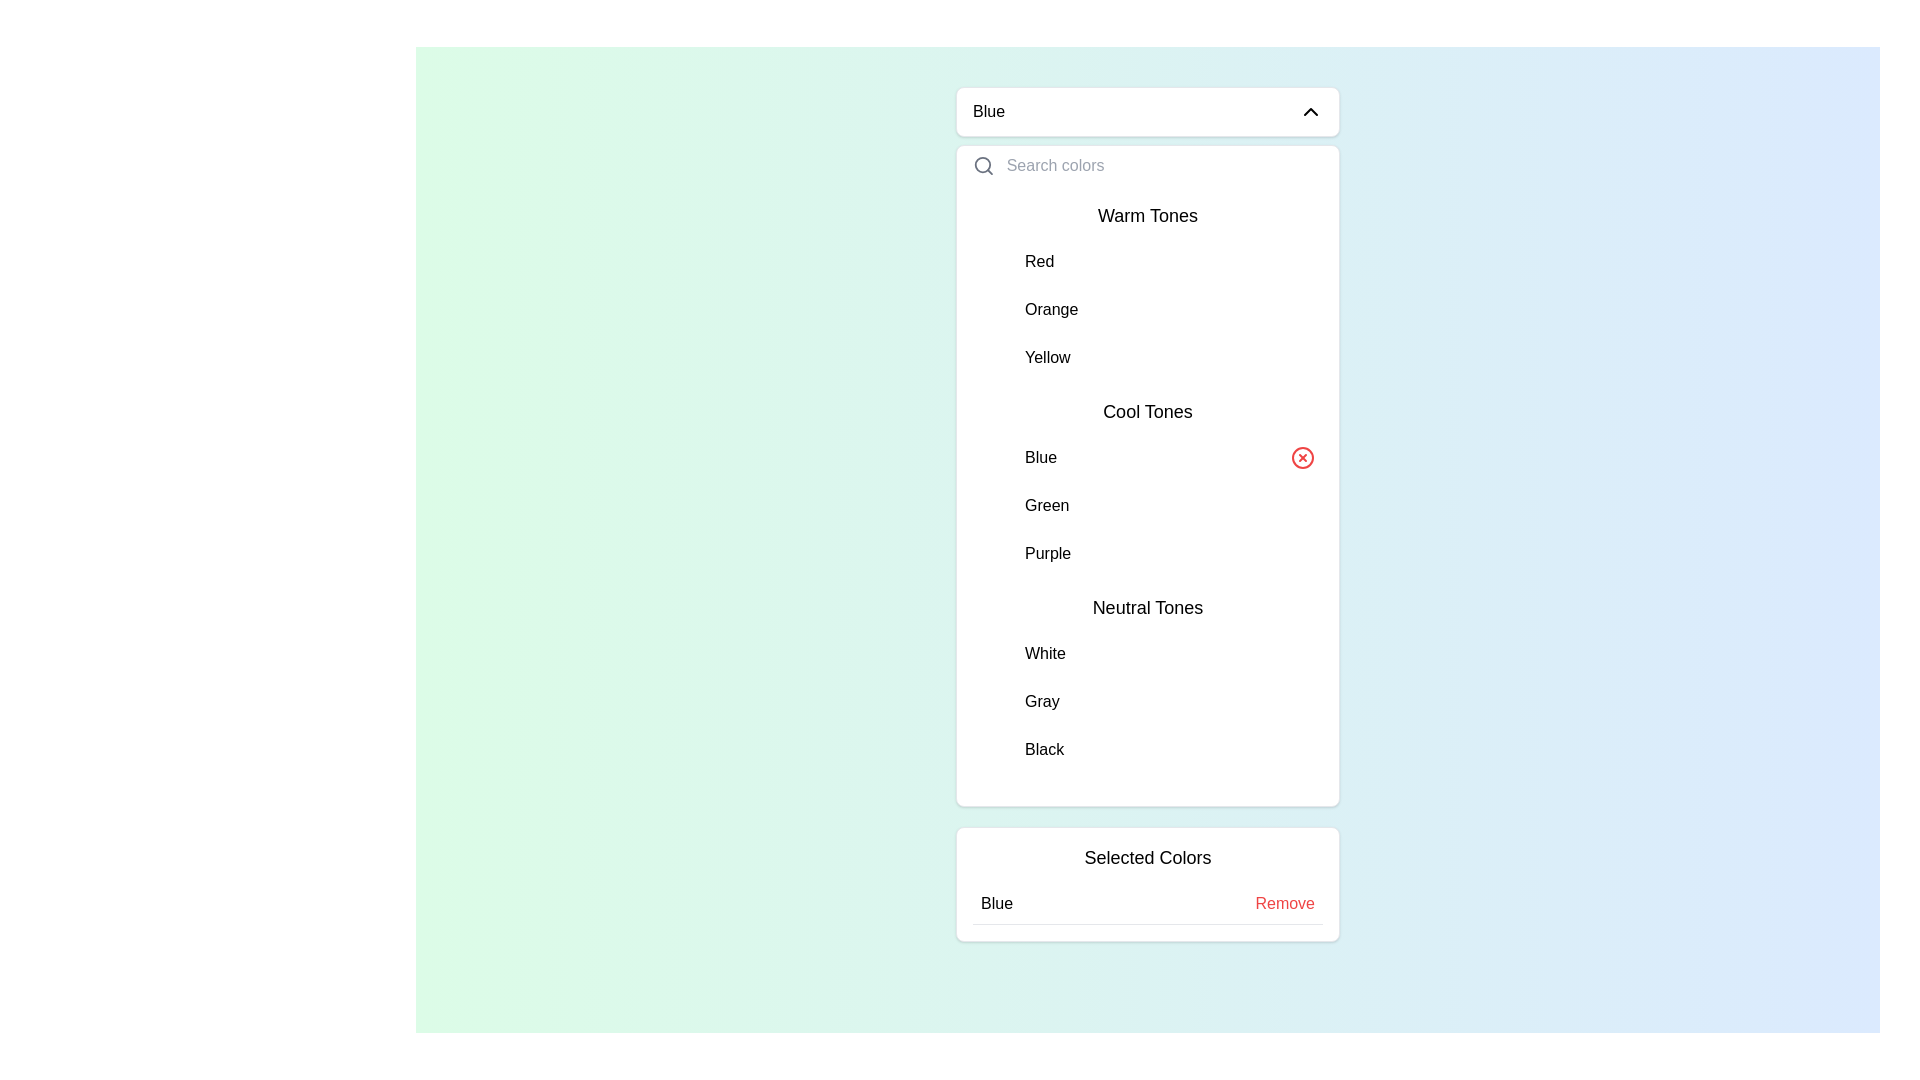 Image resolution: width=1920 pixels, height=1080 pixels. I want to click on the static text label displaying 'Blue' within the 'Selected Colors' section, which is positioned adjacent to the red interactive 'Remove' link, so click(997, 903).